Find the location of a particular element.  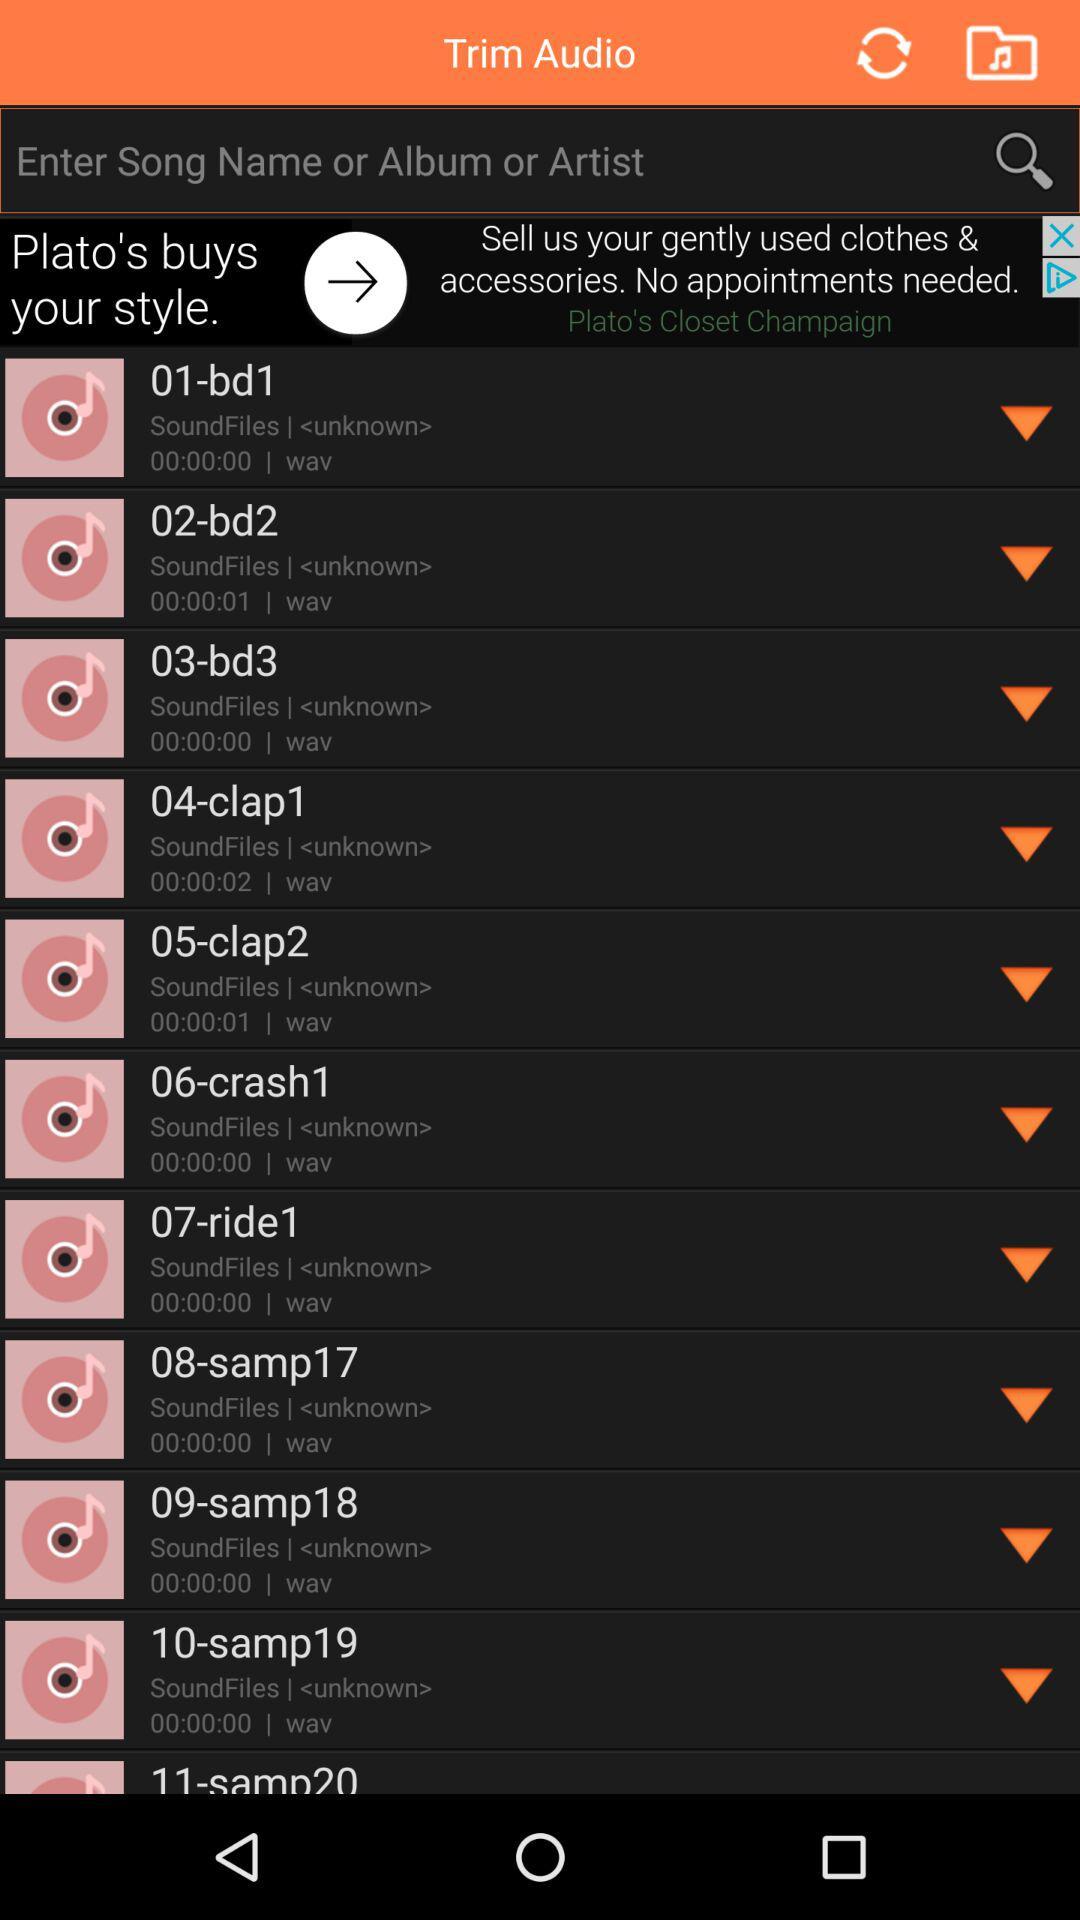

song is located at coordinates (1027, 1680).